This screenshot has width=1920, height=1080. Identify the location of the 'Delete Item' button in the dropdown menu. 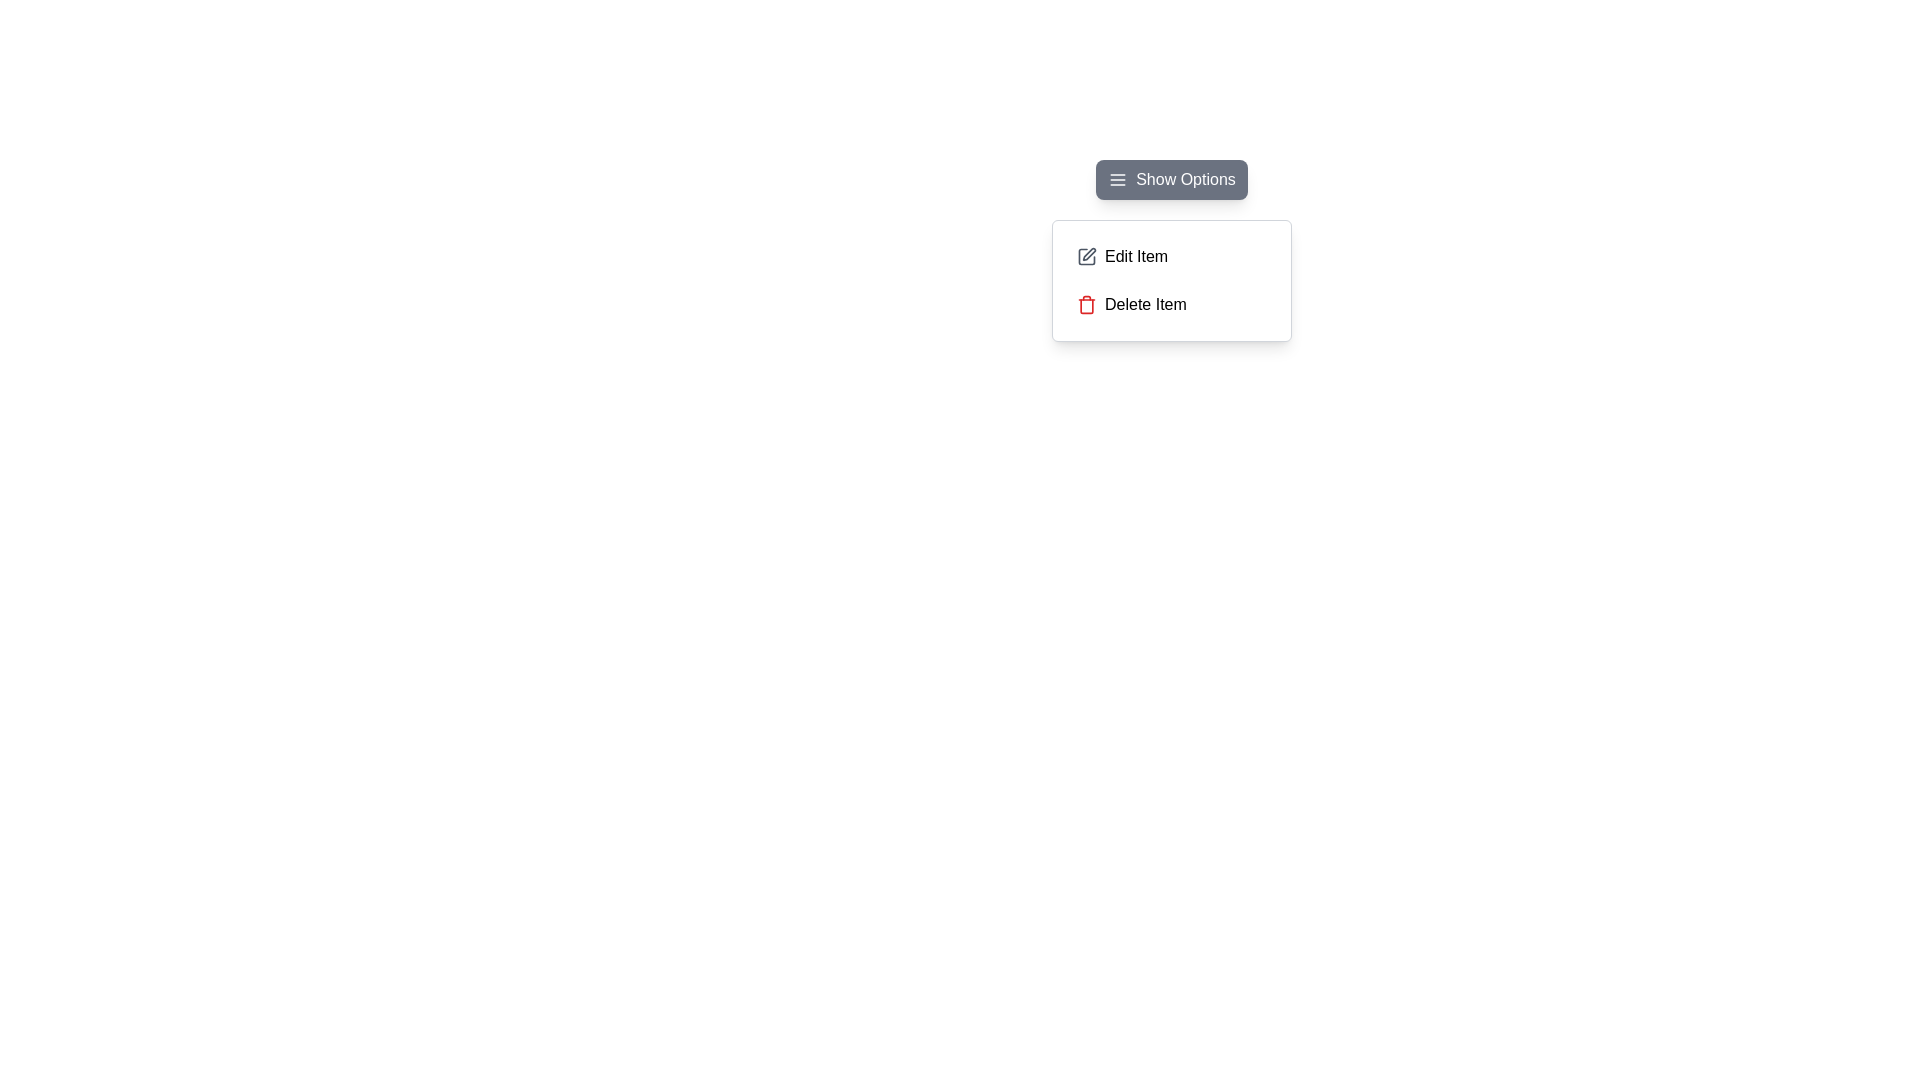
(1171, 304).